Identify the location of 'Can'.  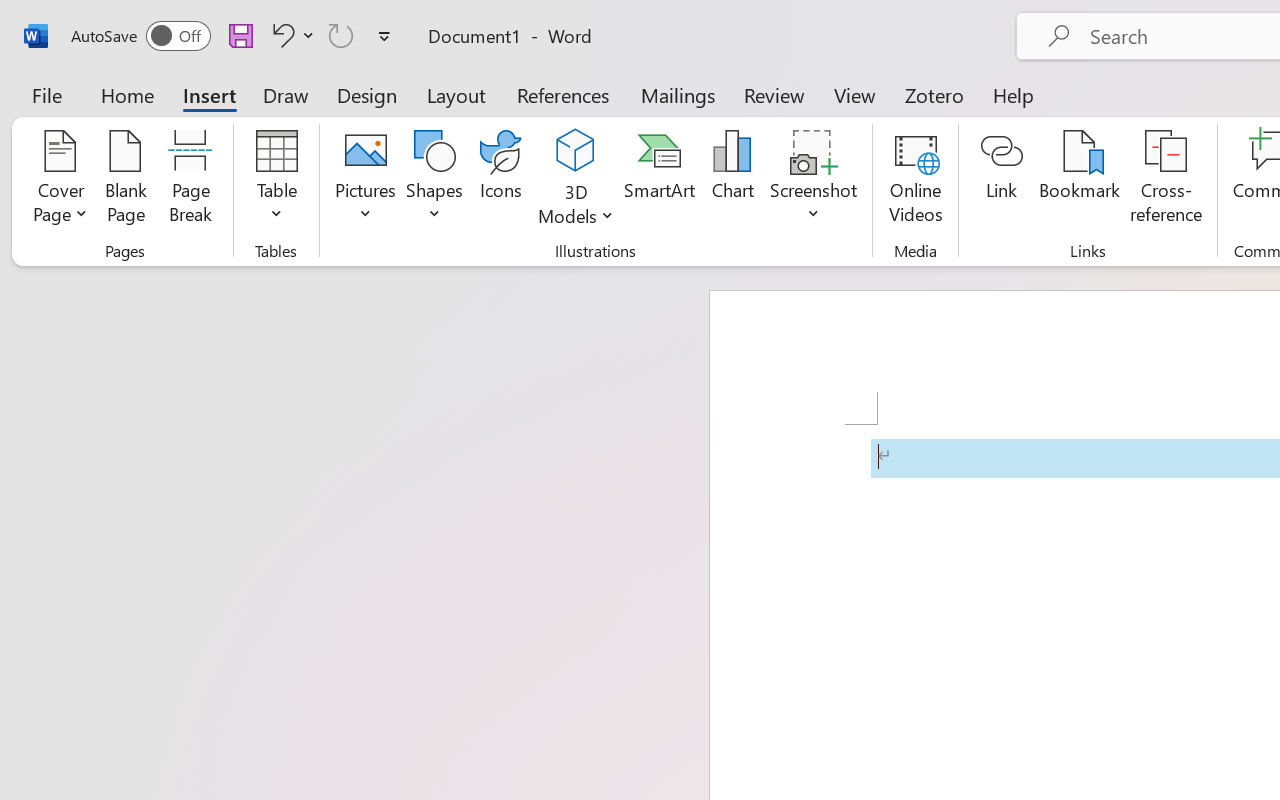
(341, 34).